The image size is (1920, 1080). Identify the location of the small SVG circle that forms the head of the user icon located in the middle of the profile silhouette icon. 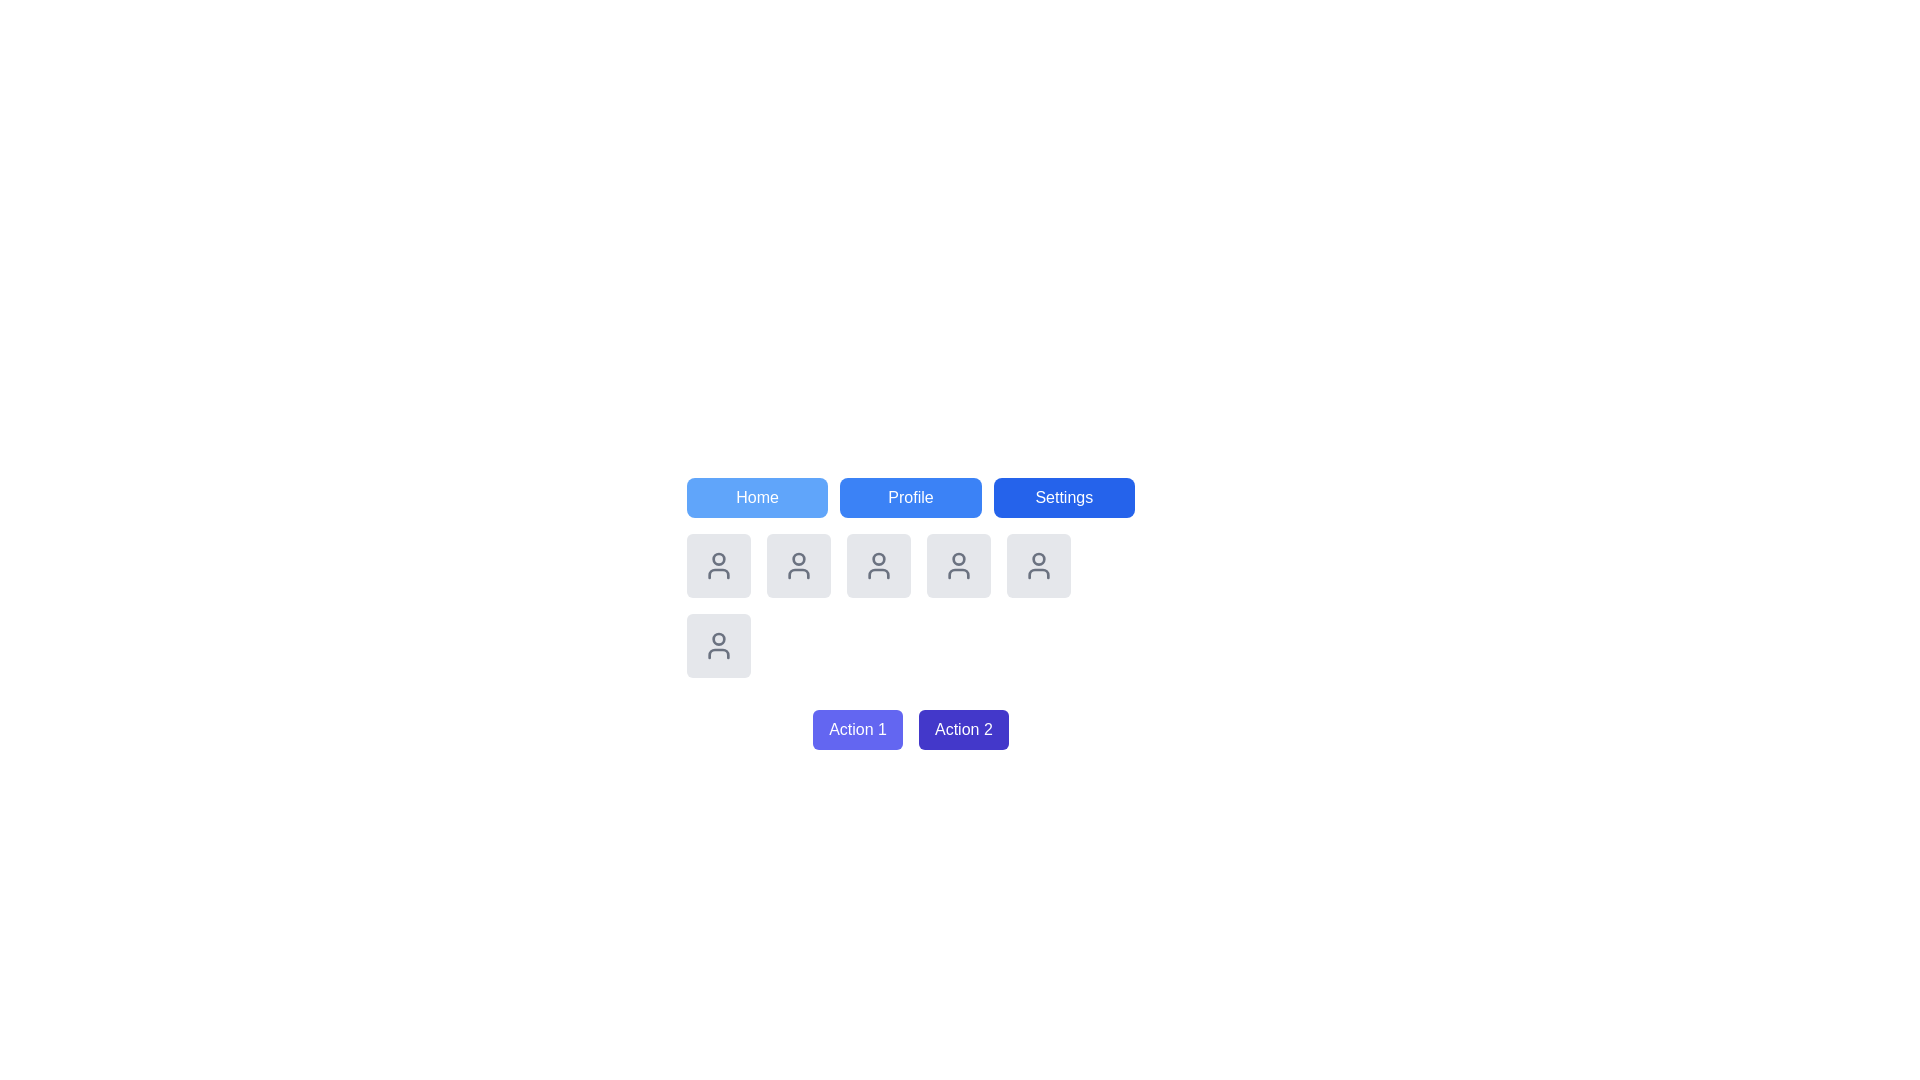
(719, 639).